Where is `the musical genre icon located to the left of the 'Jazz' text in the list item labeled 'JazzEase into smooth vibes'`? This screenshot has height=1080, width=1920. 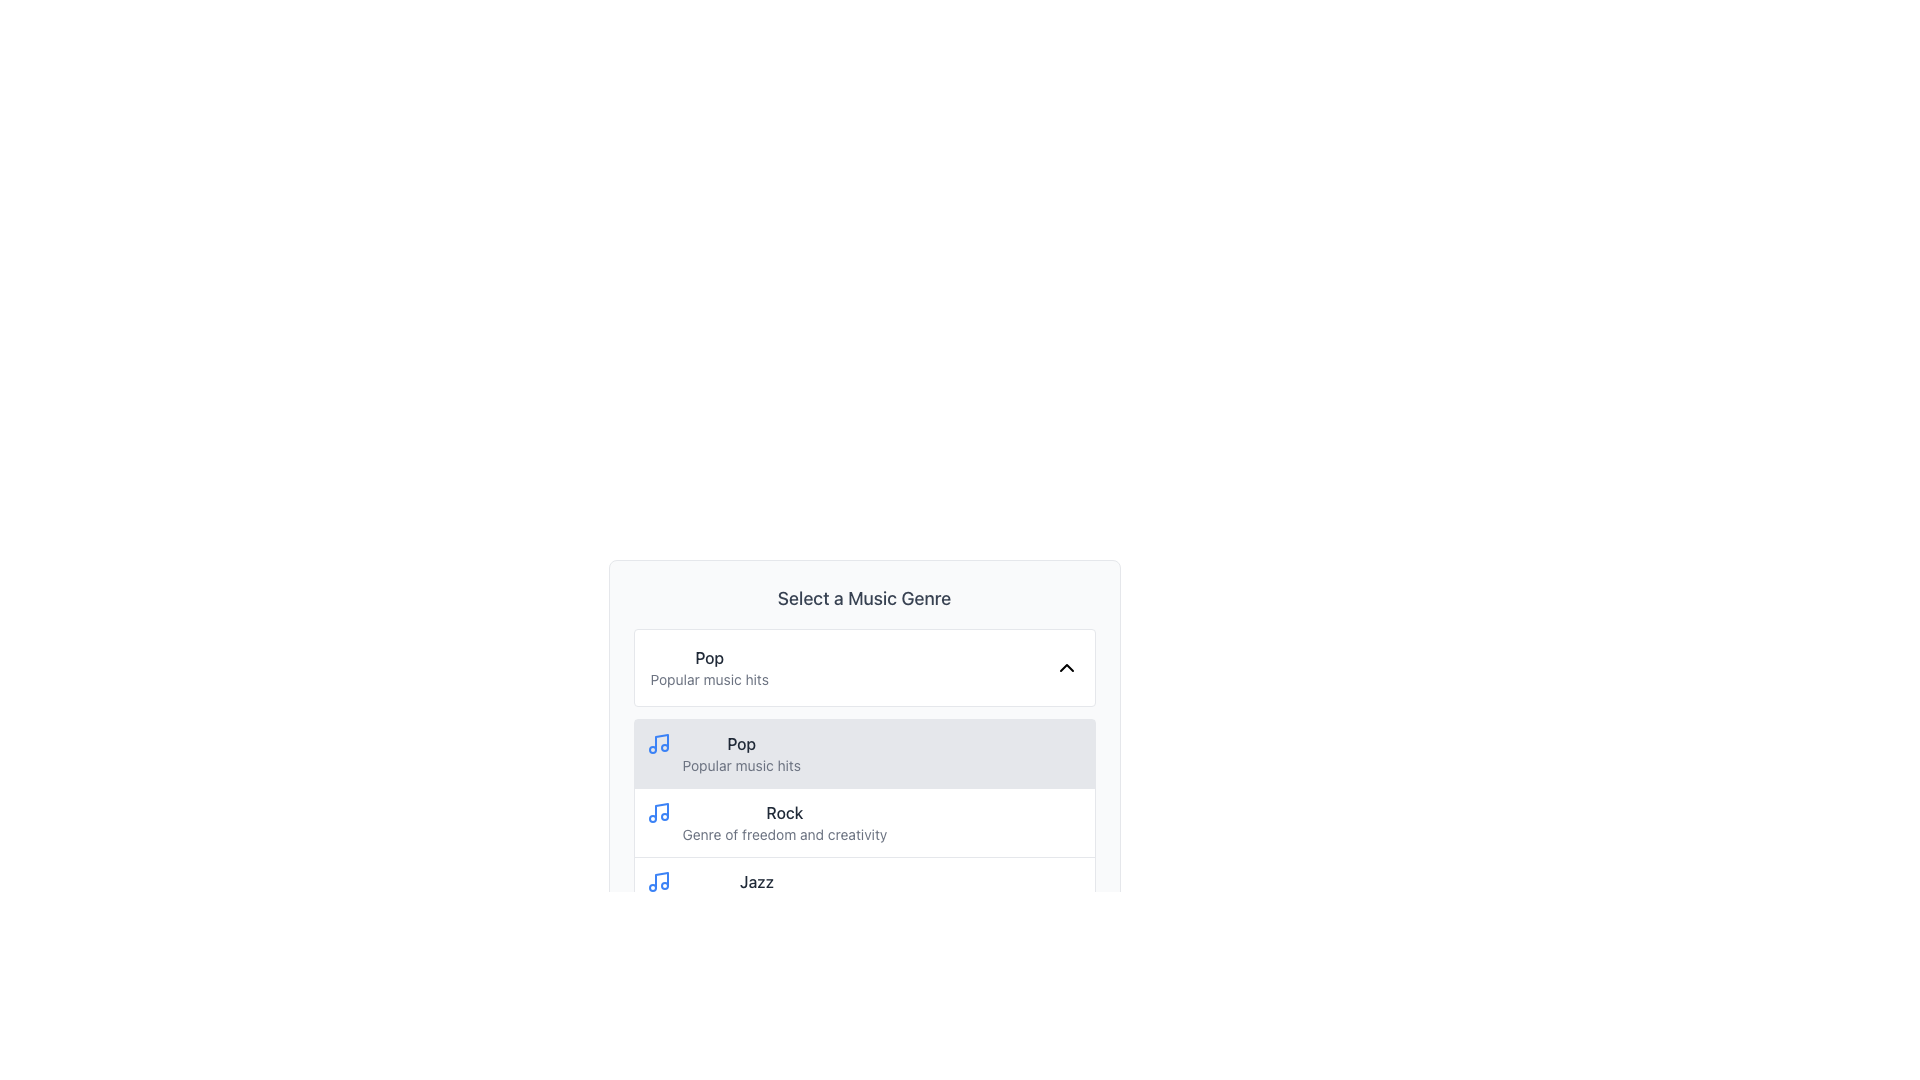 the musical genre icon located to the left of the 'Jazz' text in the list item labeled 'JazzEase into smooth vibes' is located at coordinates (658, 881).